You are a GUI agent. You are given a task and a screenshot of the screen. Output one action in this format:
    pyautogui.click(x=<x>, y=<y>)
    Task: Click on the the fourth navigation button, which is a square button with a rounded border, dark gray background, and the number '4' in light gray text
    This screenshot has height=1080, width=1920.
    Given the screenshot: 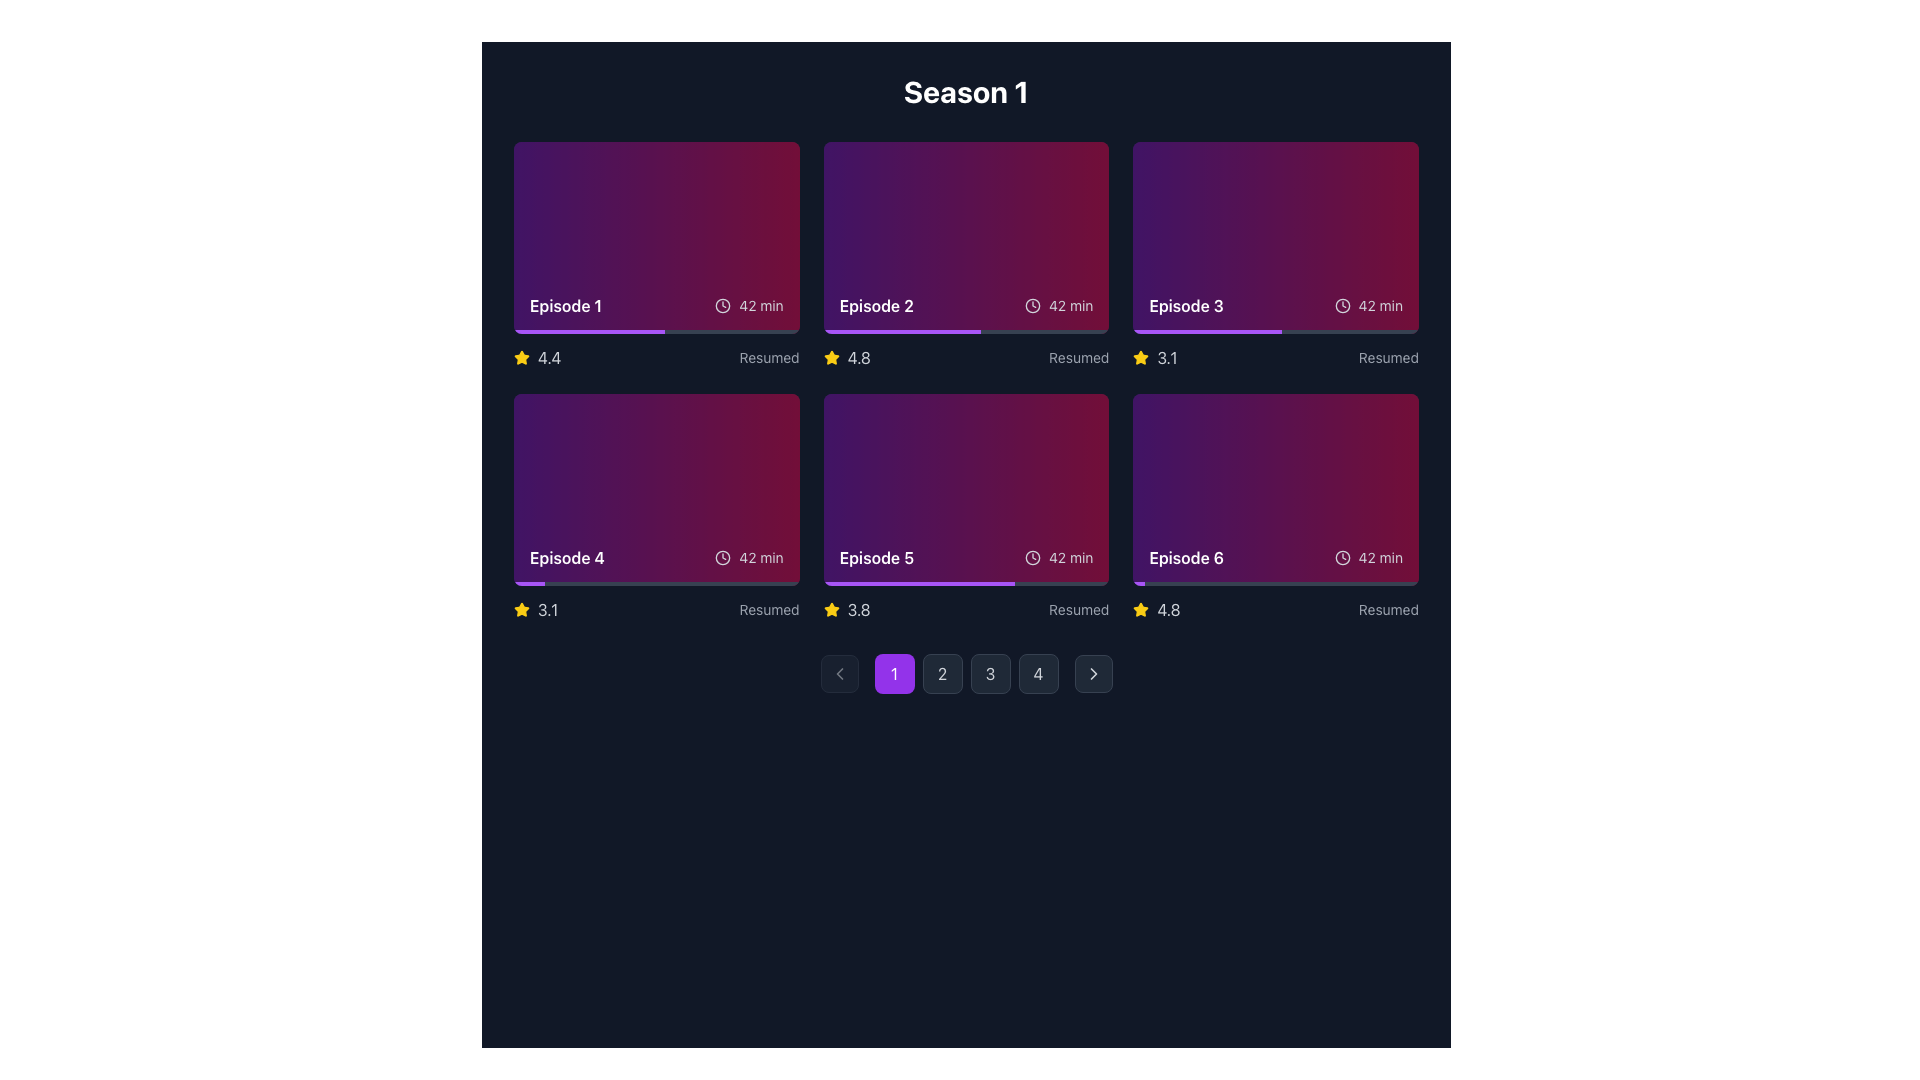 What is the action you would take?
    pyautogui.click(x=1038, y=674)
    